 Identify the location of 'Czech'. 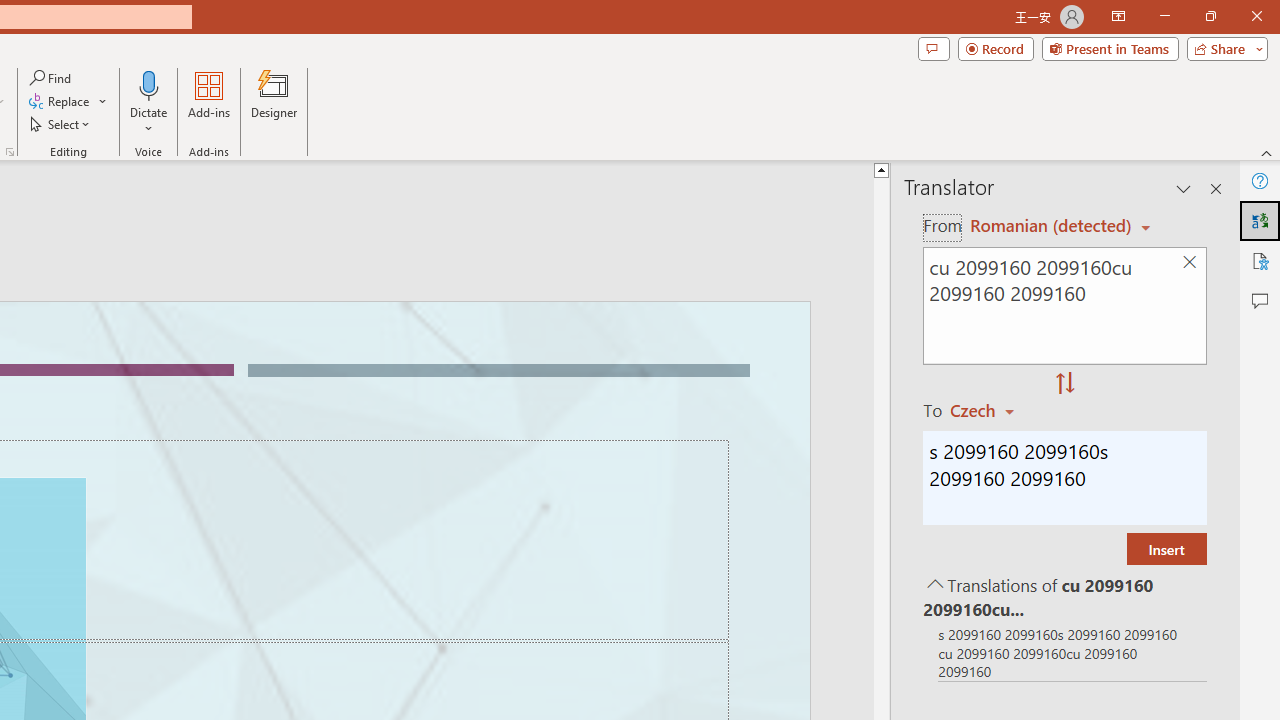
(991, 409).